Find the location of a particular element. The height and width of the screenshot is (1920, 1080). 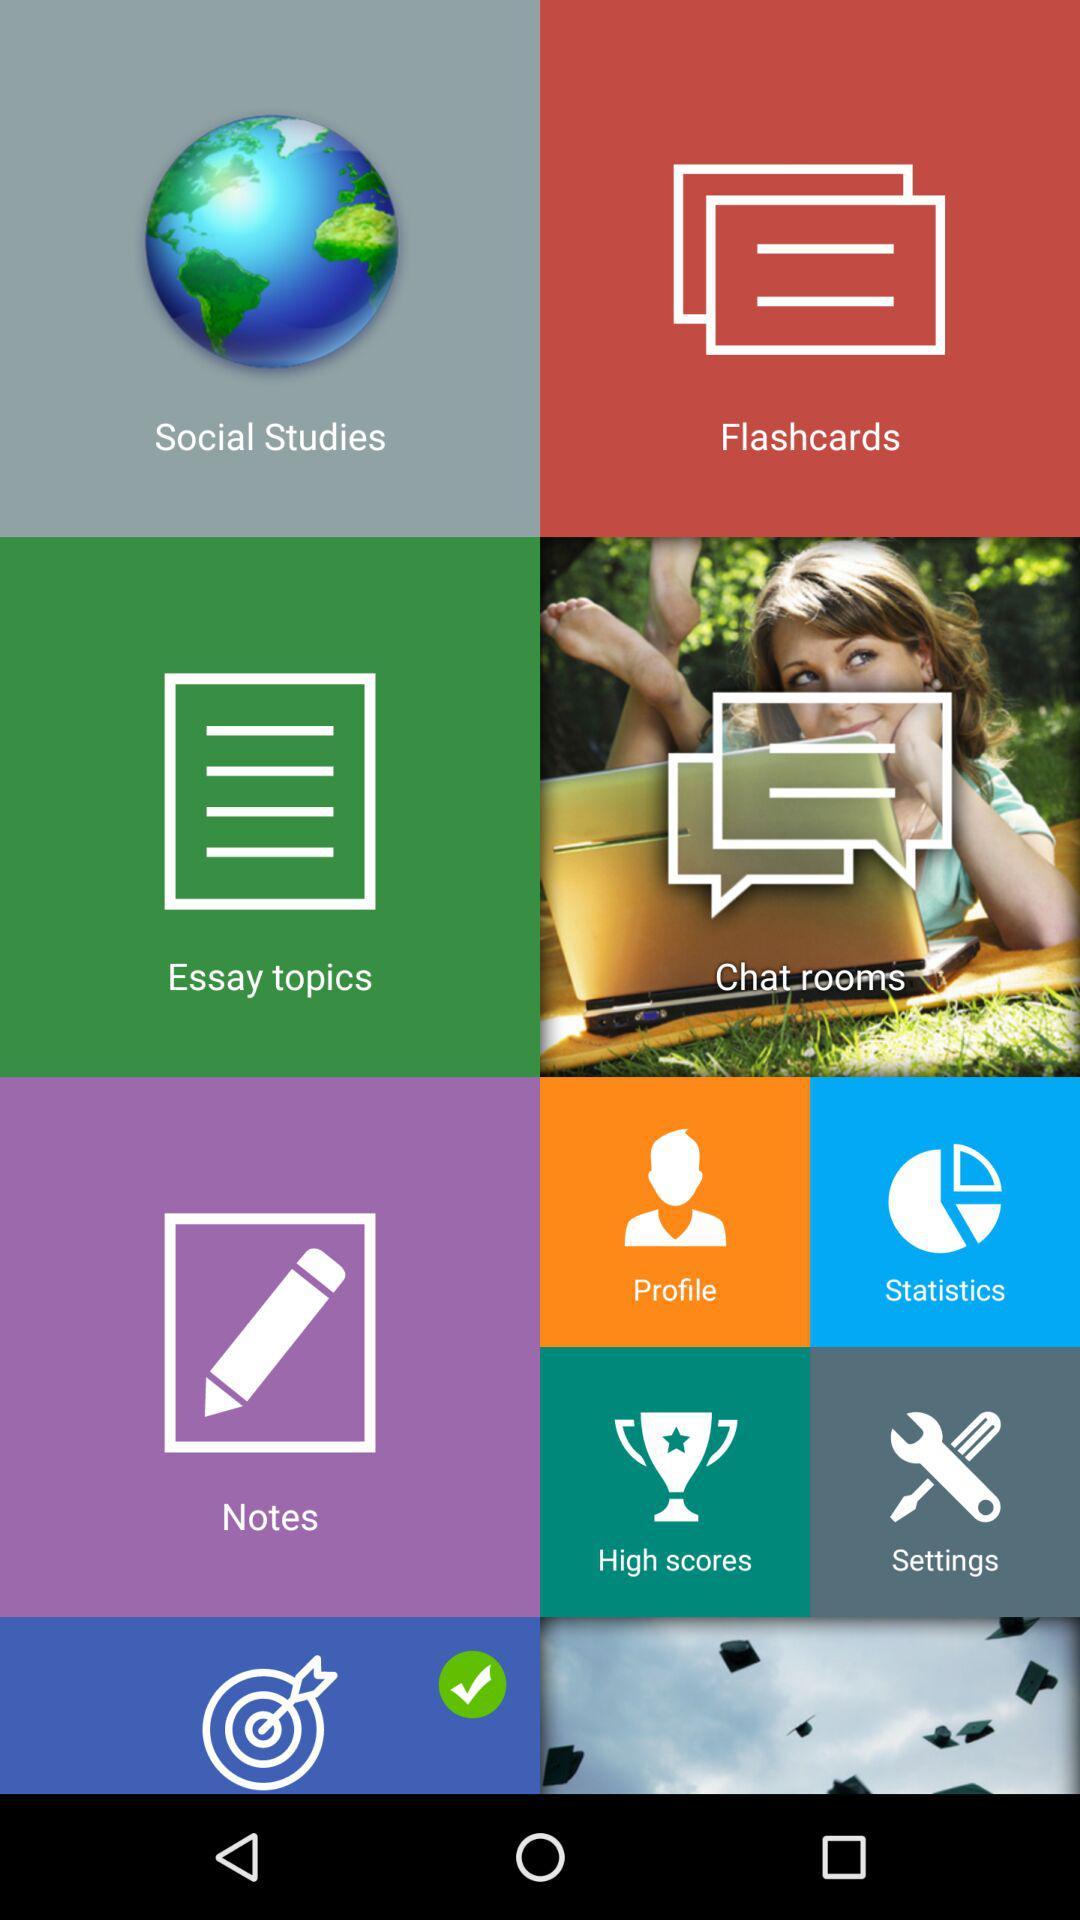

item next to the statistics item is located at coordinates (675, 1211).